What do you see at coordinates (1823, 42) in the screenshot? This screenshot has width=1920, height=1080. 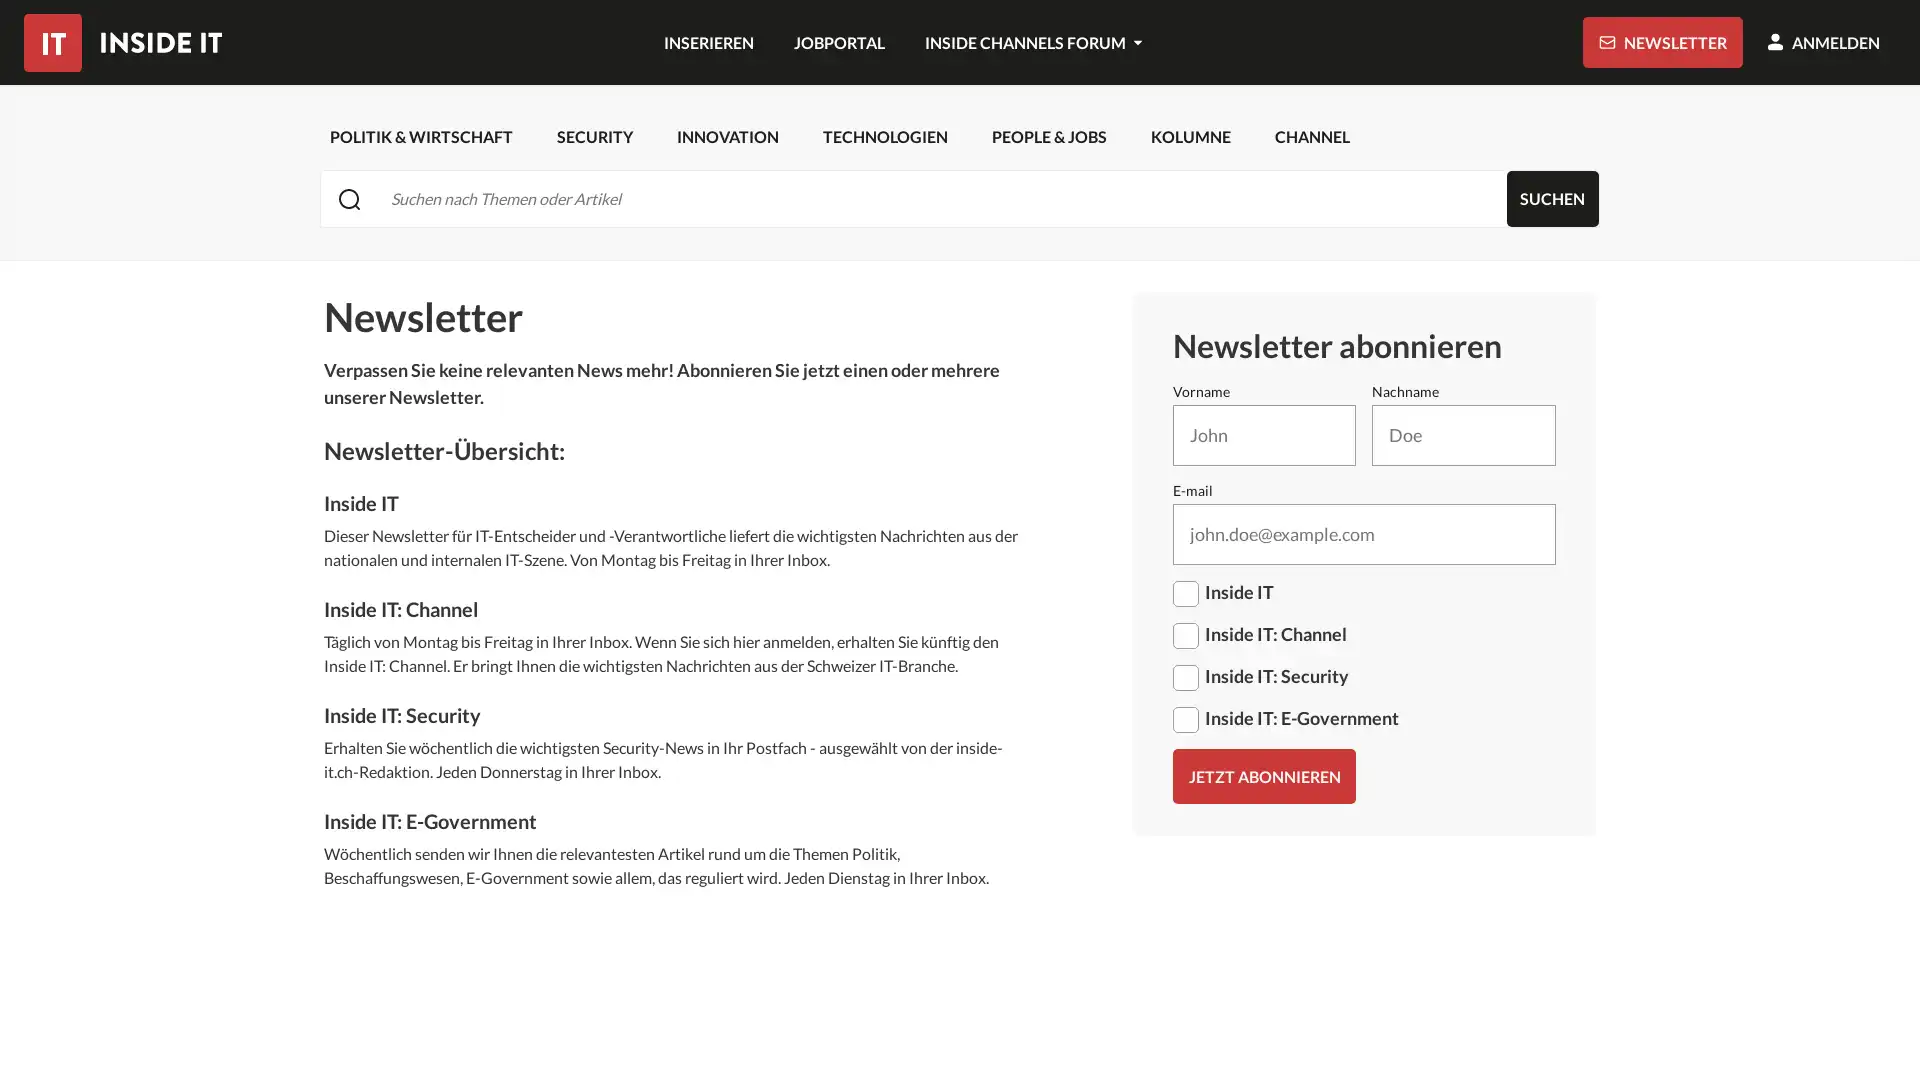 I see `user ANMELDEN` at bounding box center [1823, 42].